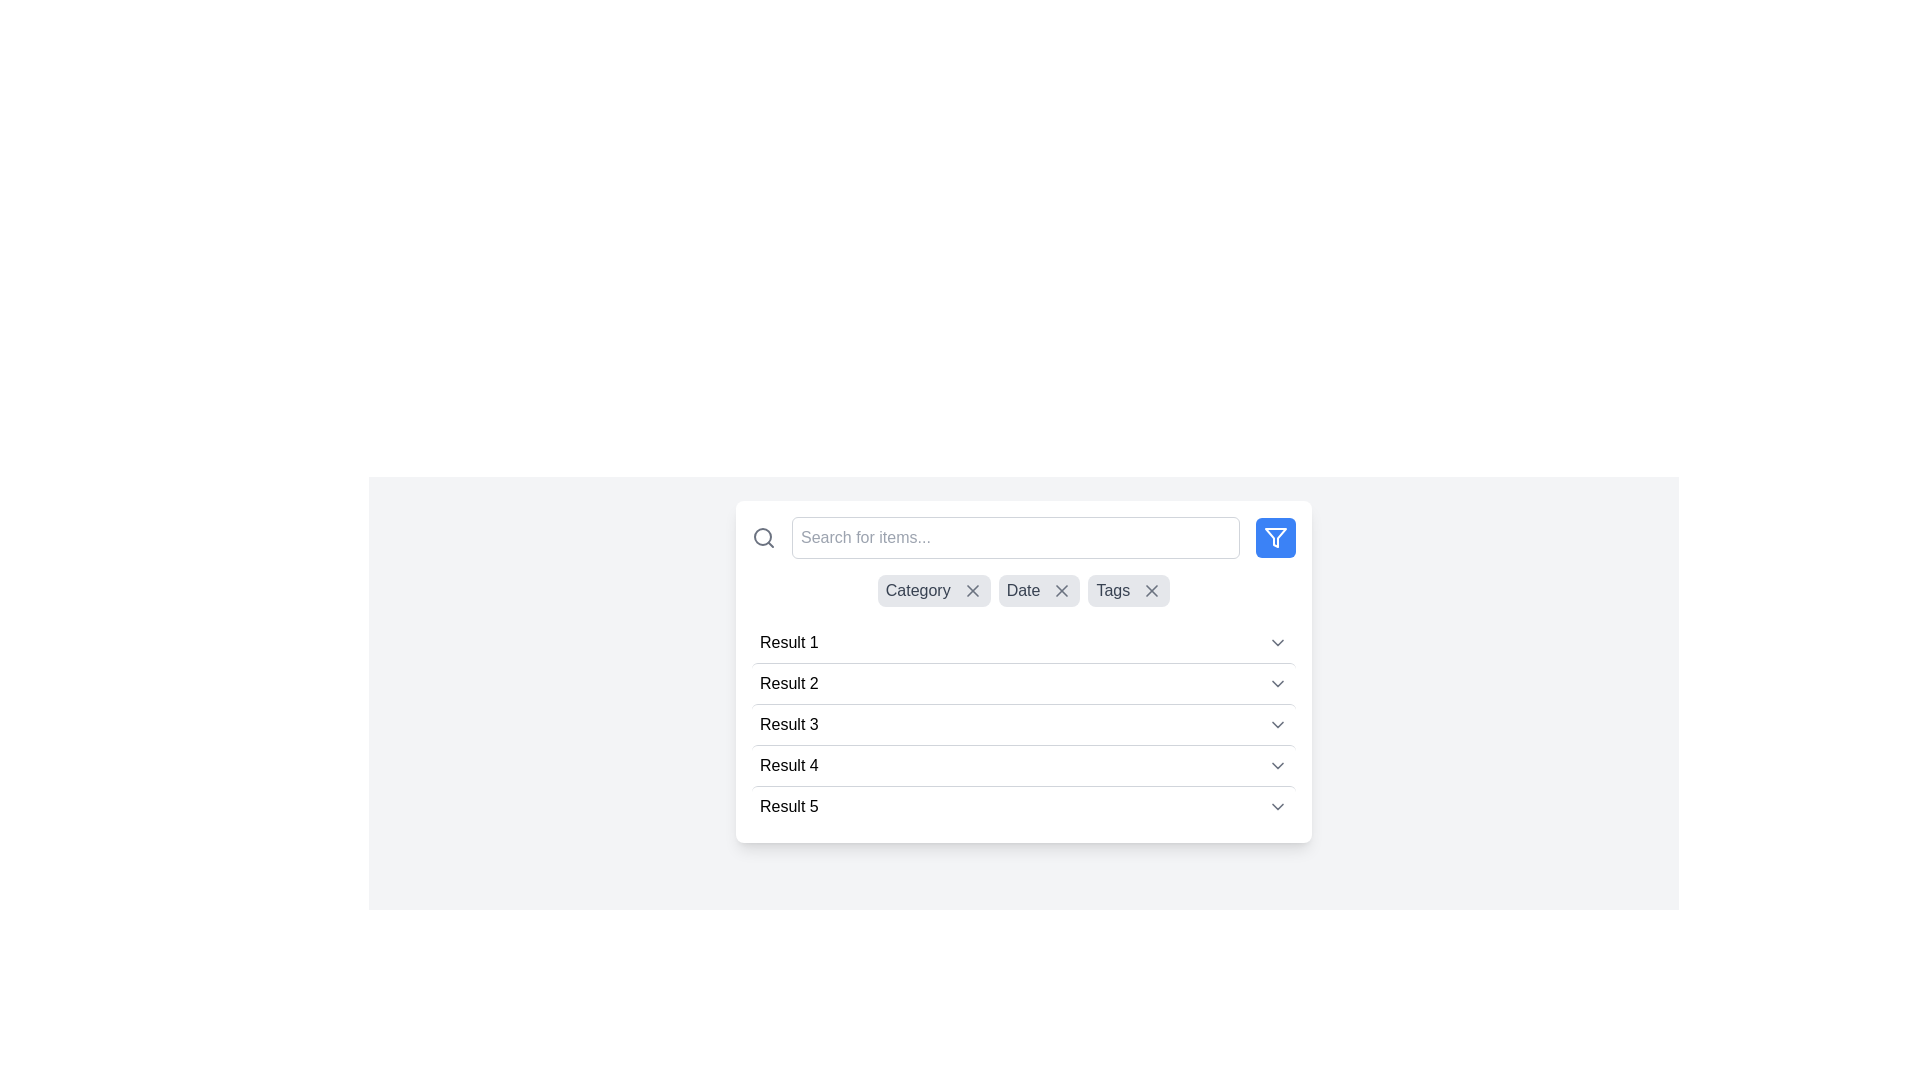 This screenshot has width=1920, height=1080. What do you see at coordinates (762, 536) in the screenshot?
I see `the decorative search icon located at the far left of the horizontal group of UI elements` at bounding box center [762, 536].